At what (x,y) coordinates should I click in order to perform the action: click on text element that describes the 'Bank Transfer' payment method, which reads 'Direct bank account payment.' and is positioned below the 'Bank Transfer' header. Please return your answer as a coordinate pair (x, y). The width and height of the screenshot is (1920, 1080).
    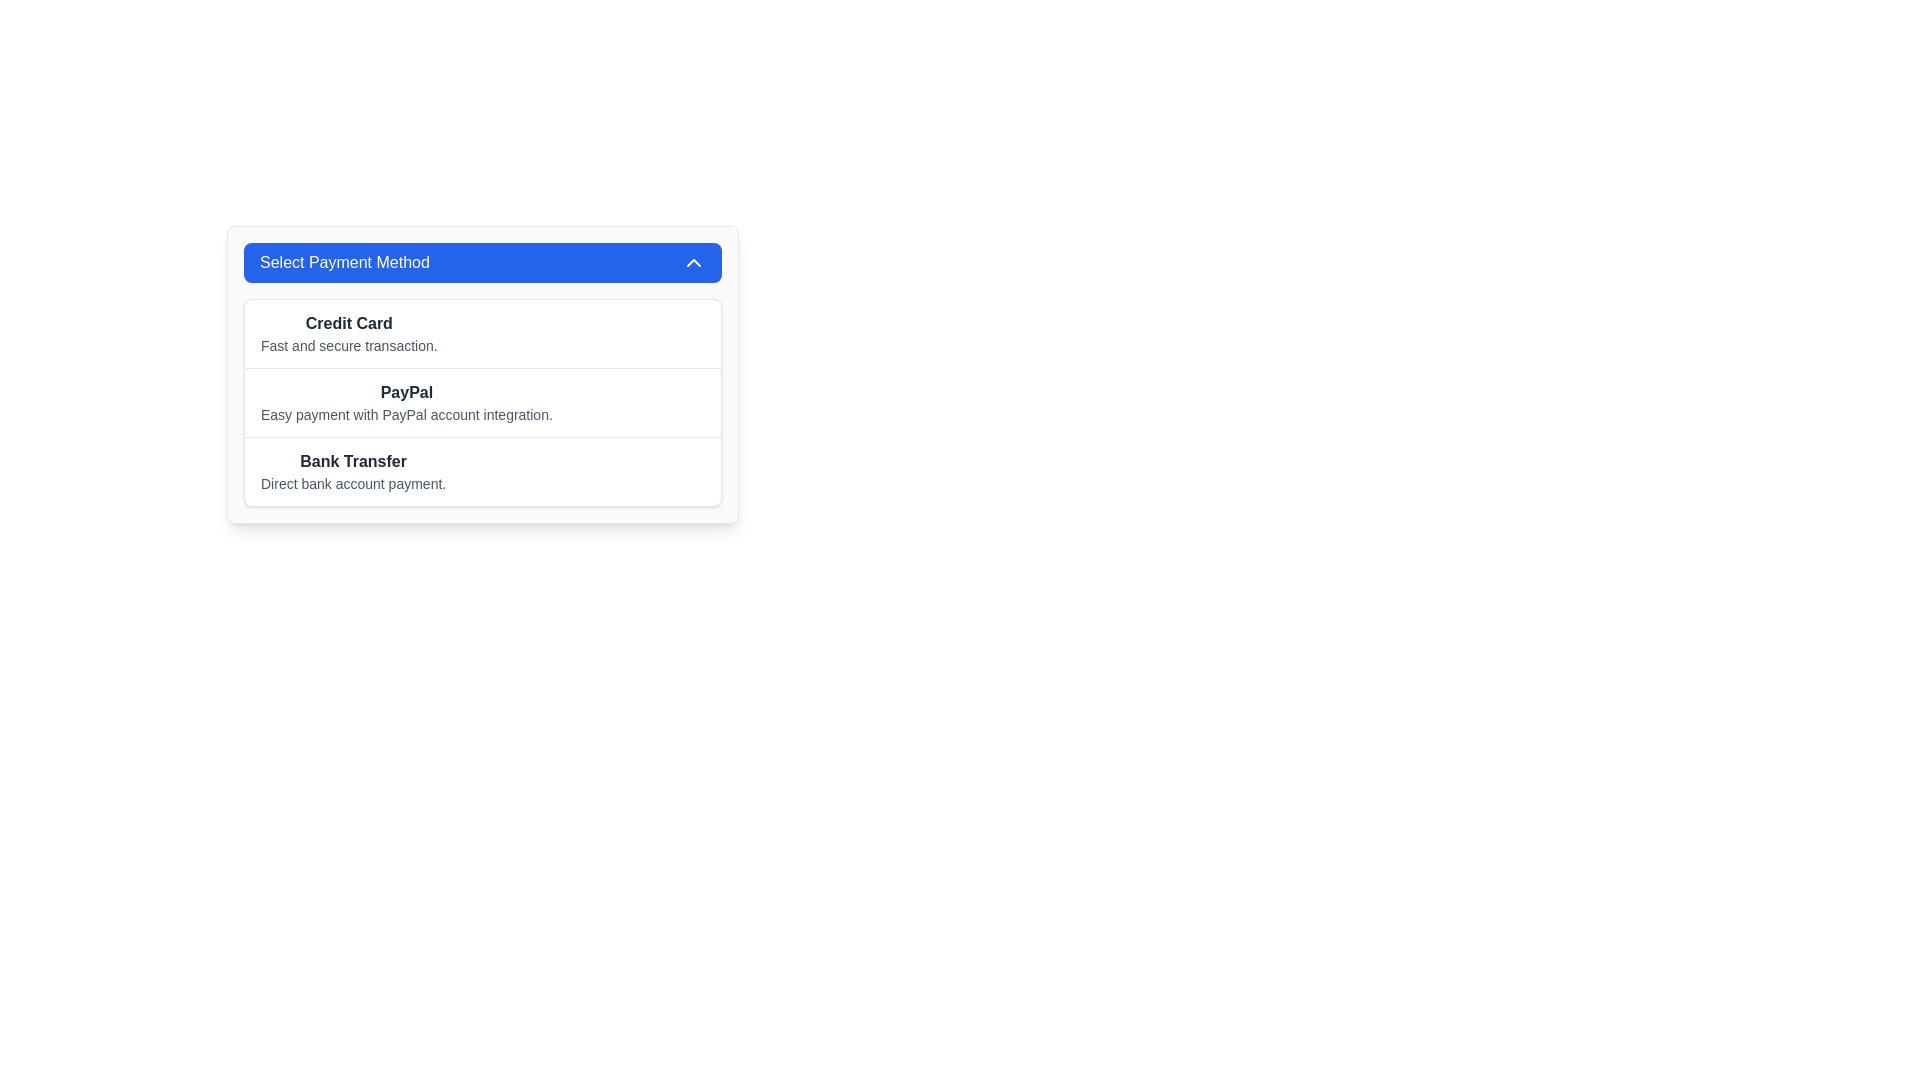
    Looking at the image, I should click on (353, 483).